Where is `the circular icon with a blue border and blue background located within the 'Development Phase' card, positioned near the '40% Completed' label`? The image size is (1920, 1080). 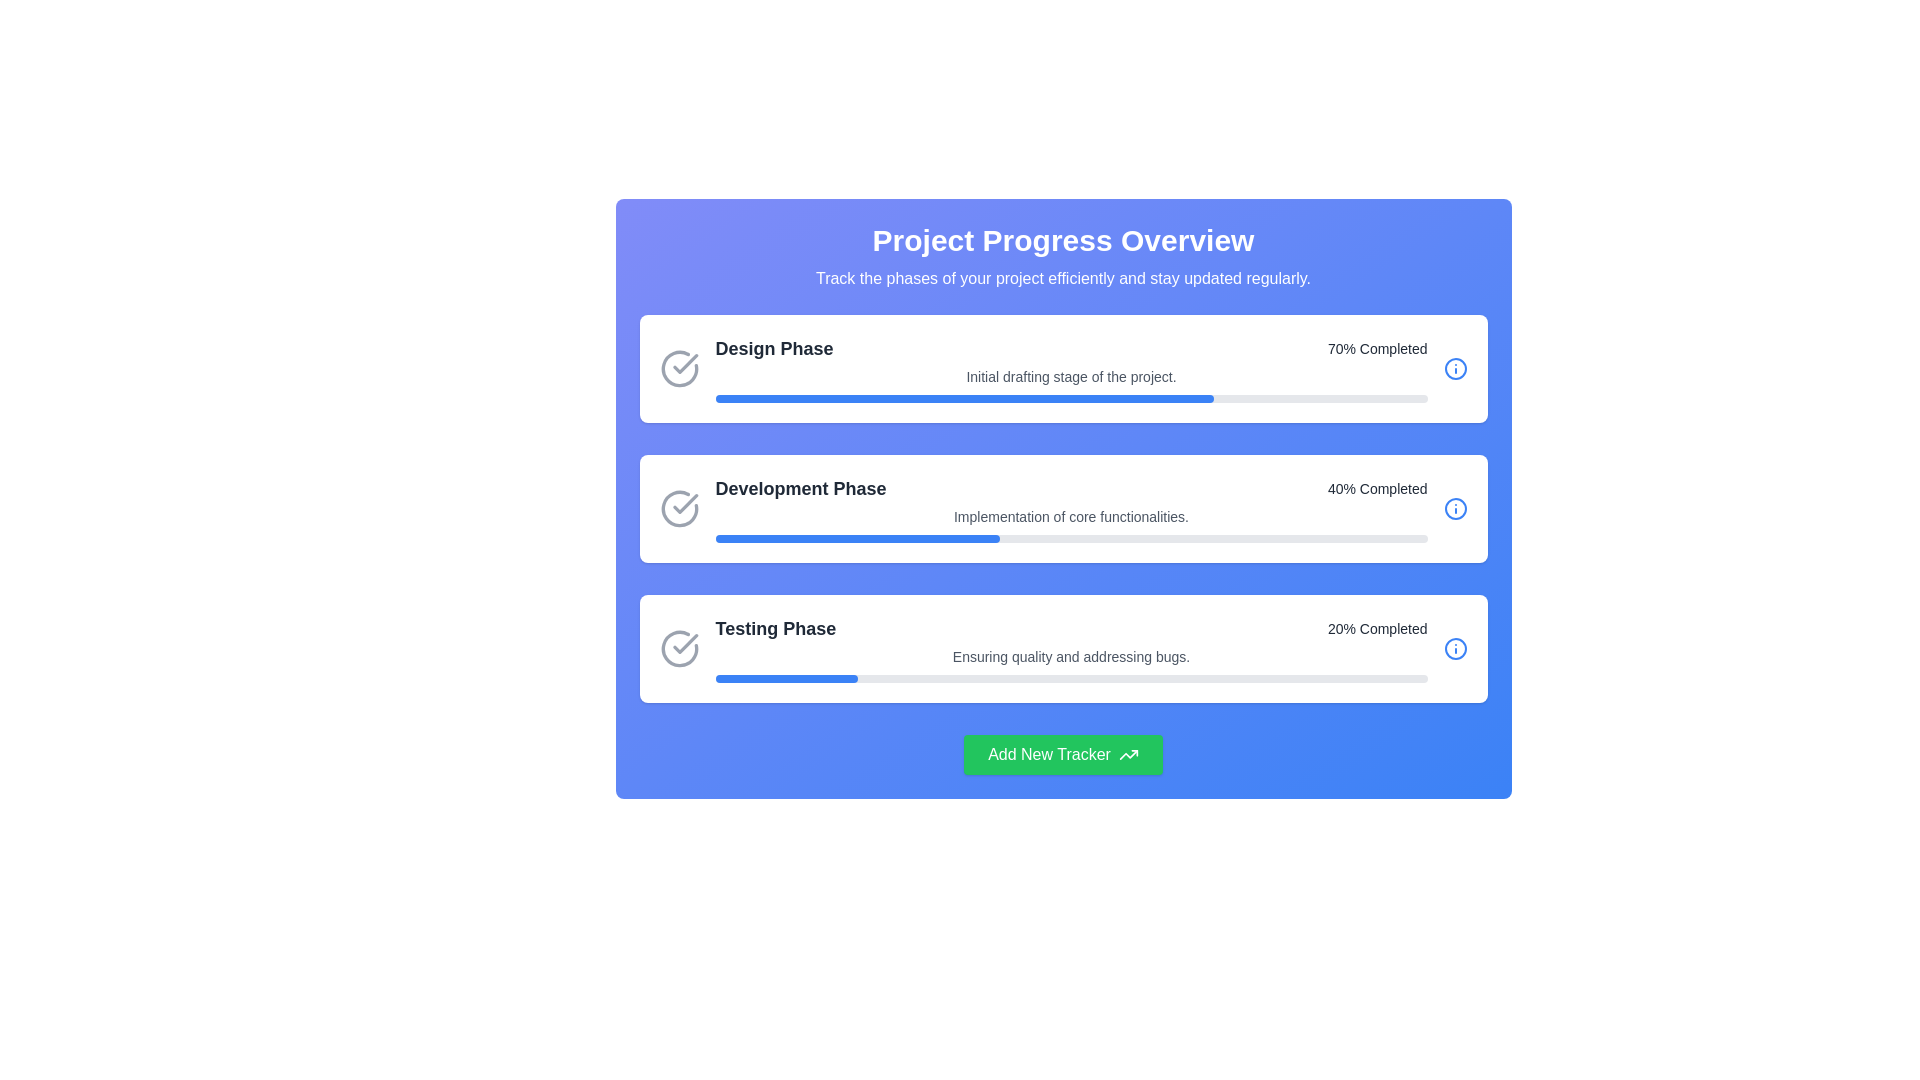 the circular icon with a blue border and blue background located within the 'Development Phase' card, positioned near the '40% Completed' label is located at coordinates (1455, 508).